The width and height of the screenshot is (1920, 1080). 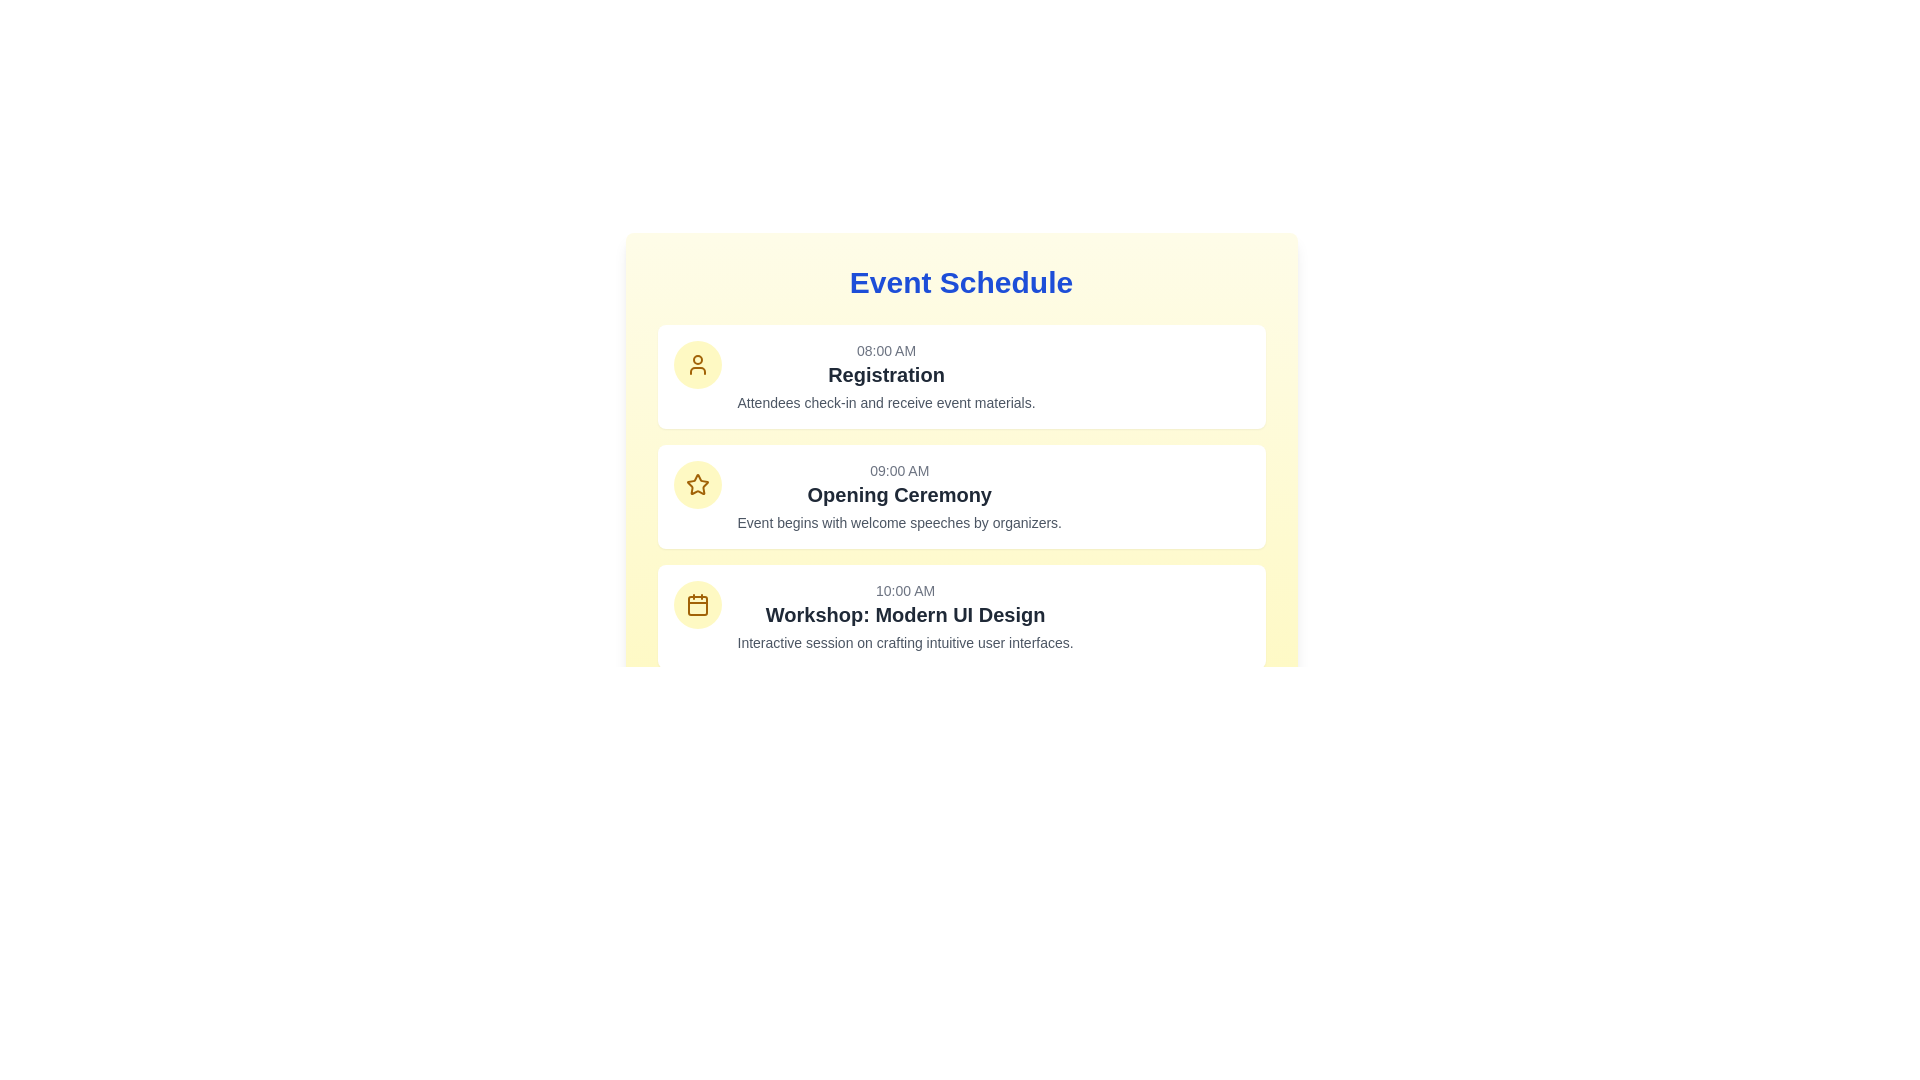 What do you see at coordinates (961, 496) in the screenshot?
I see `the vertically-stacked list of event schedule blocks, which contains icons, bold titles, smaller time fonts, and brief descriptions` at bounding box center [961, 496].